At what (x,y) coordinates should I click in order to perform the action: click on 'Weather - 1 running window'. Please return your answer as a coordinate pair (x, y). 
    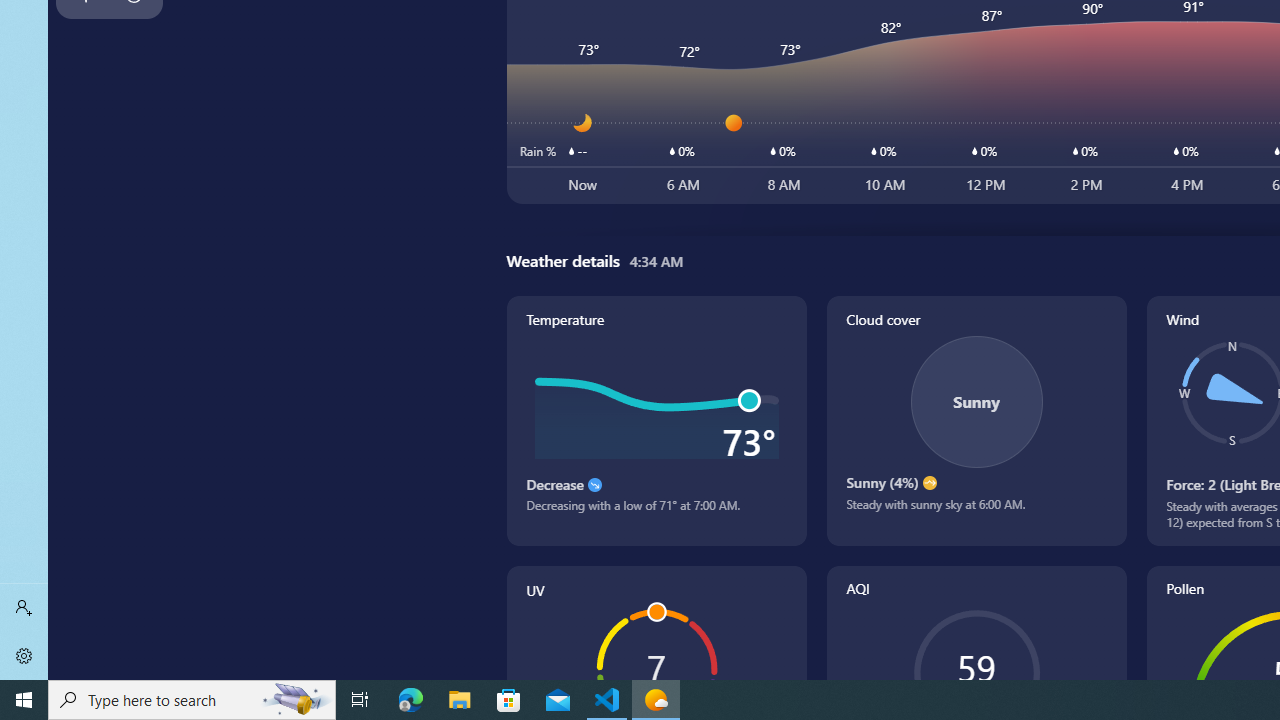
    Looking at the image, I should click on (656, 698).